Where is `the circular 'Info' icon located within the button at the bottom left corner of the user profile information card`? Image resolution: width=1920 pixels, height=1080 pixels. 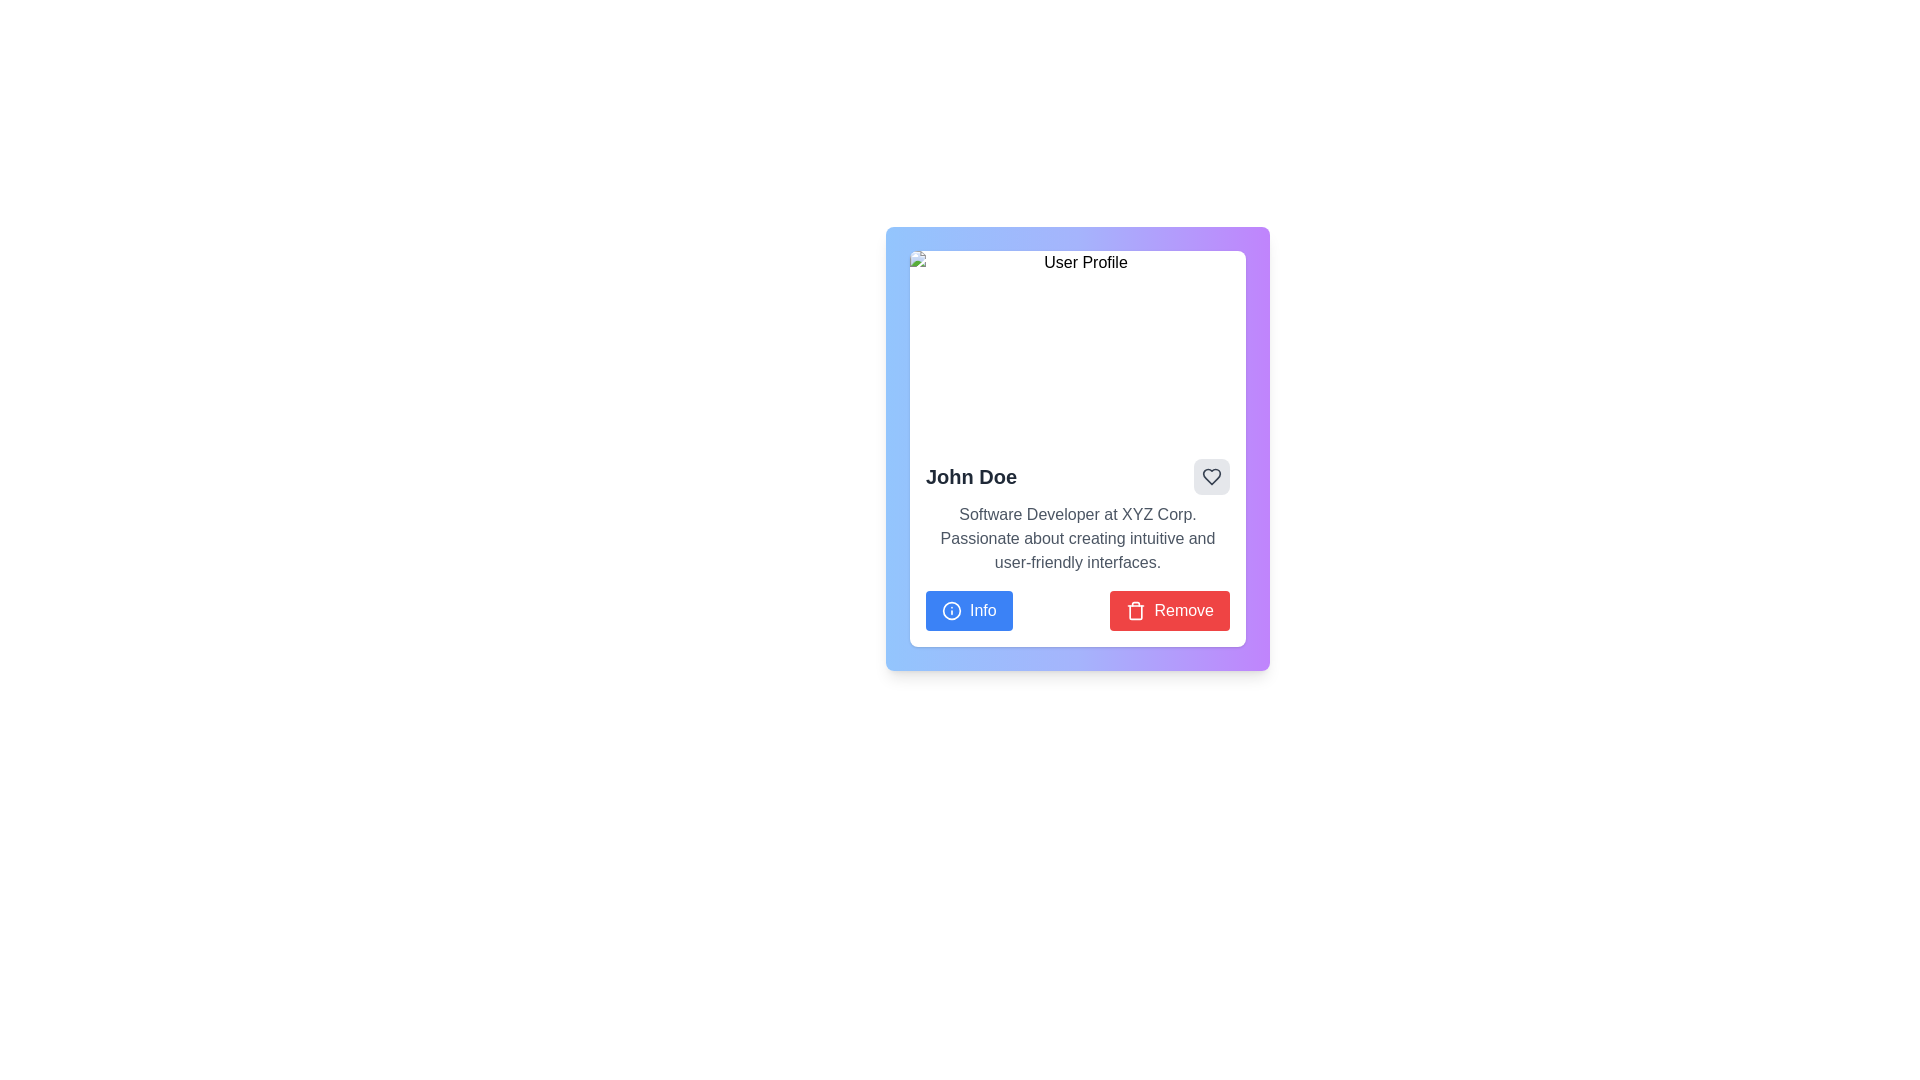
the circular 'Info' icon located within the button at the bottom left corner of the user profile information card is located at coordinates (950, 609).